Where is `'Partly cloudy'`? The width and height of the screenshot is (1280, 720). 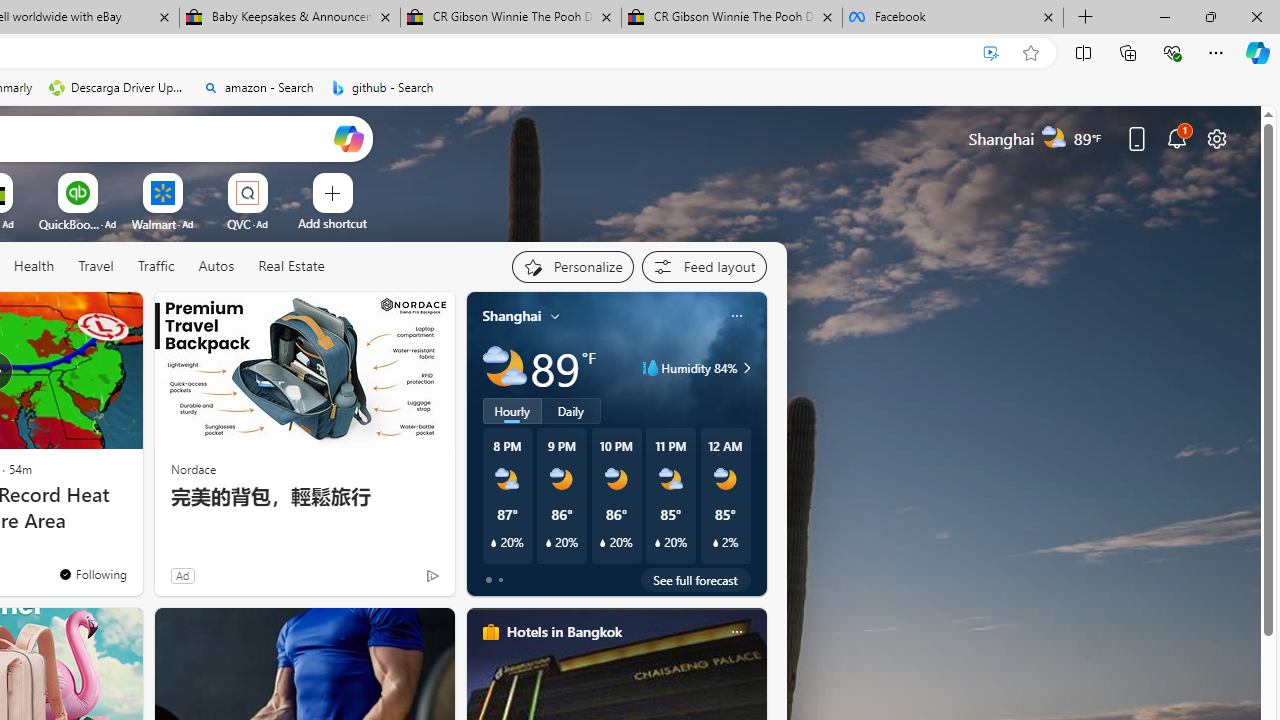 'Partly cloudy' is located at coordinates (504, 368).